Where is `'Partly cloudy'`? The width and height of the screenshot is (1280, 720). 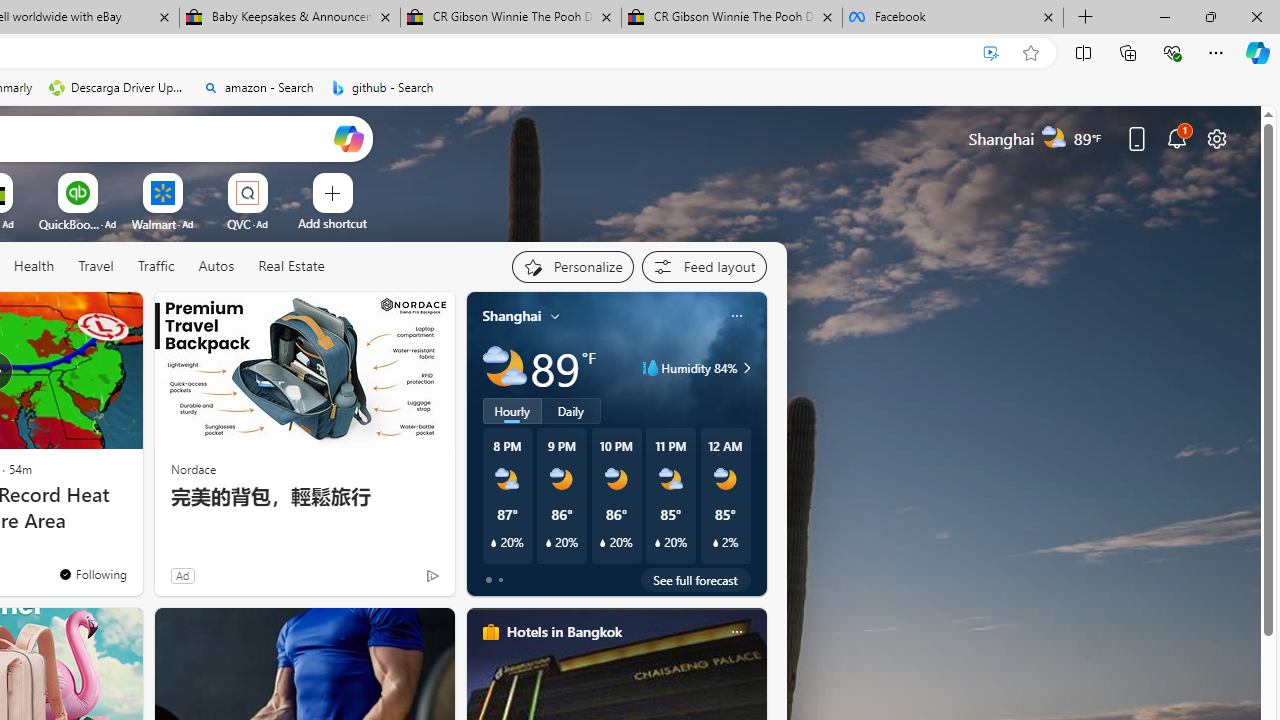 'Partly cloudy' is located at coordinates (504, 368).